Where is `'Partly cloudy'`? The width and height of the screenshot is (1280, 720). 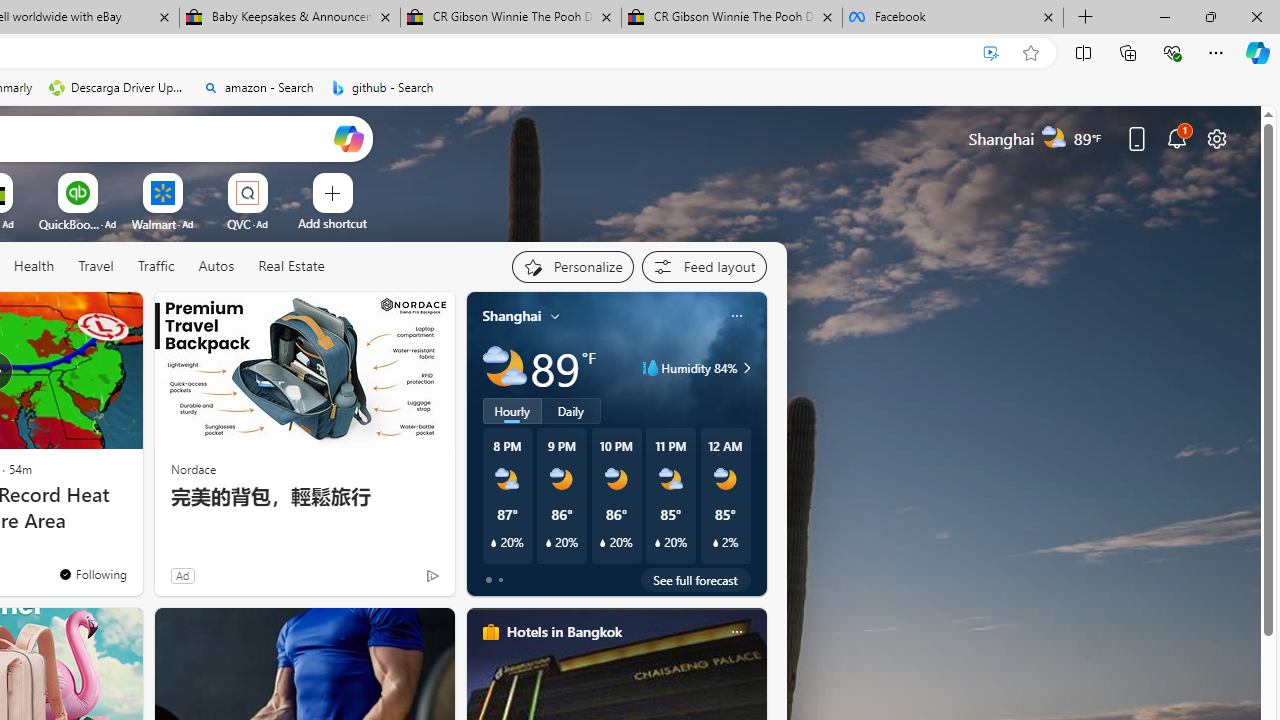 'Partly cloudy' is located at coordinates (504, 368).